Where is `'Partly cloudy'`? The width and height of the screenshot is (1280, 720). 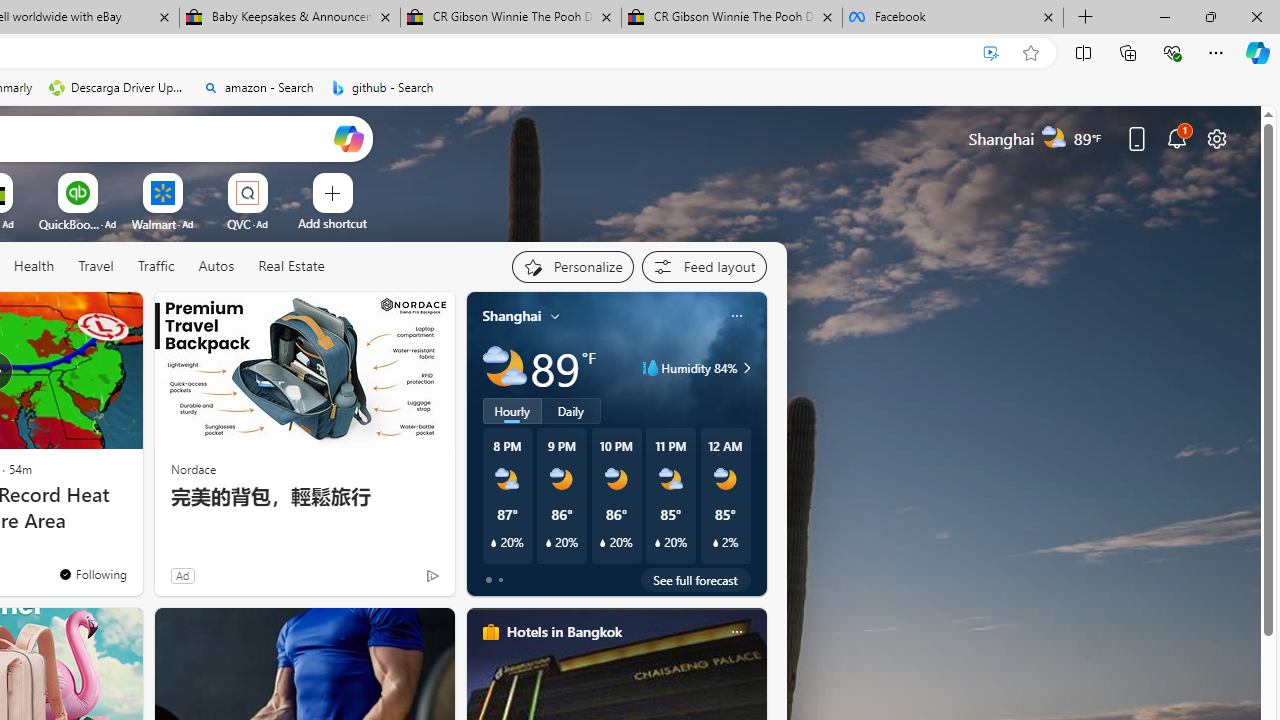 'Partly cloudy' is located at coordinates (504, 368).